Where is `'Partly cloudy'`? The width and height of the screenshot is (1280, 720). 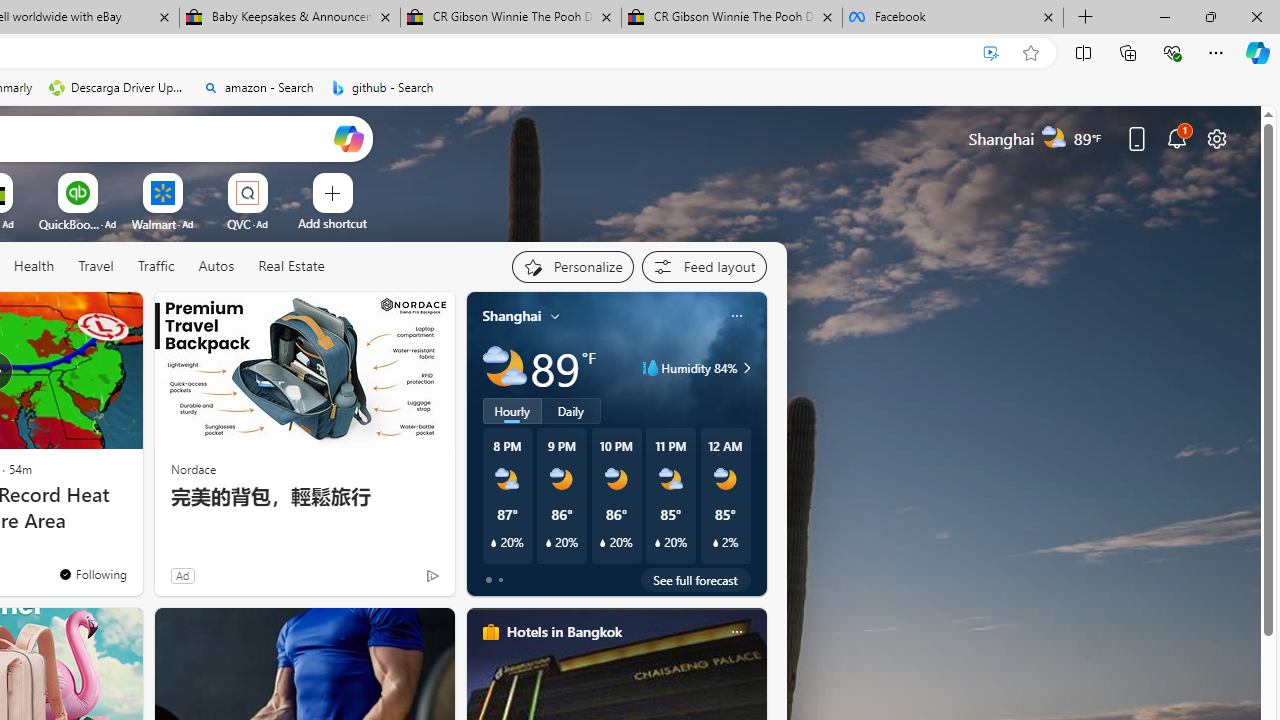 'Partly cloudy' is located at coordinates (504, 368).